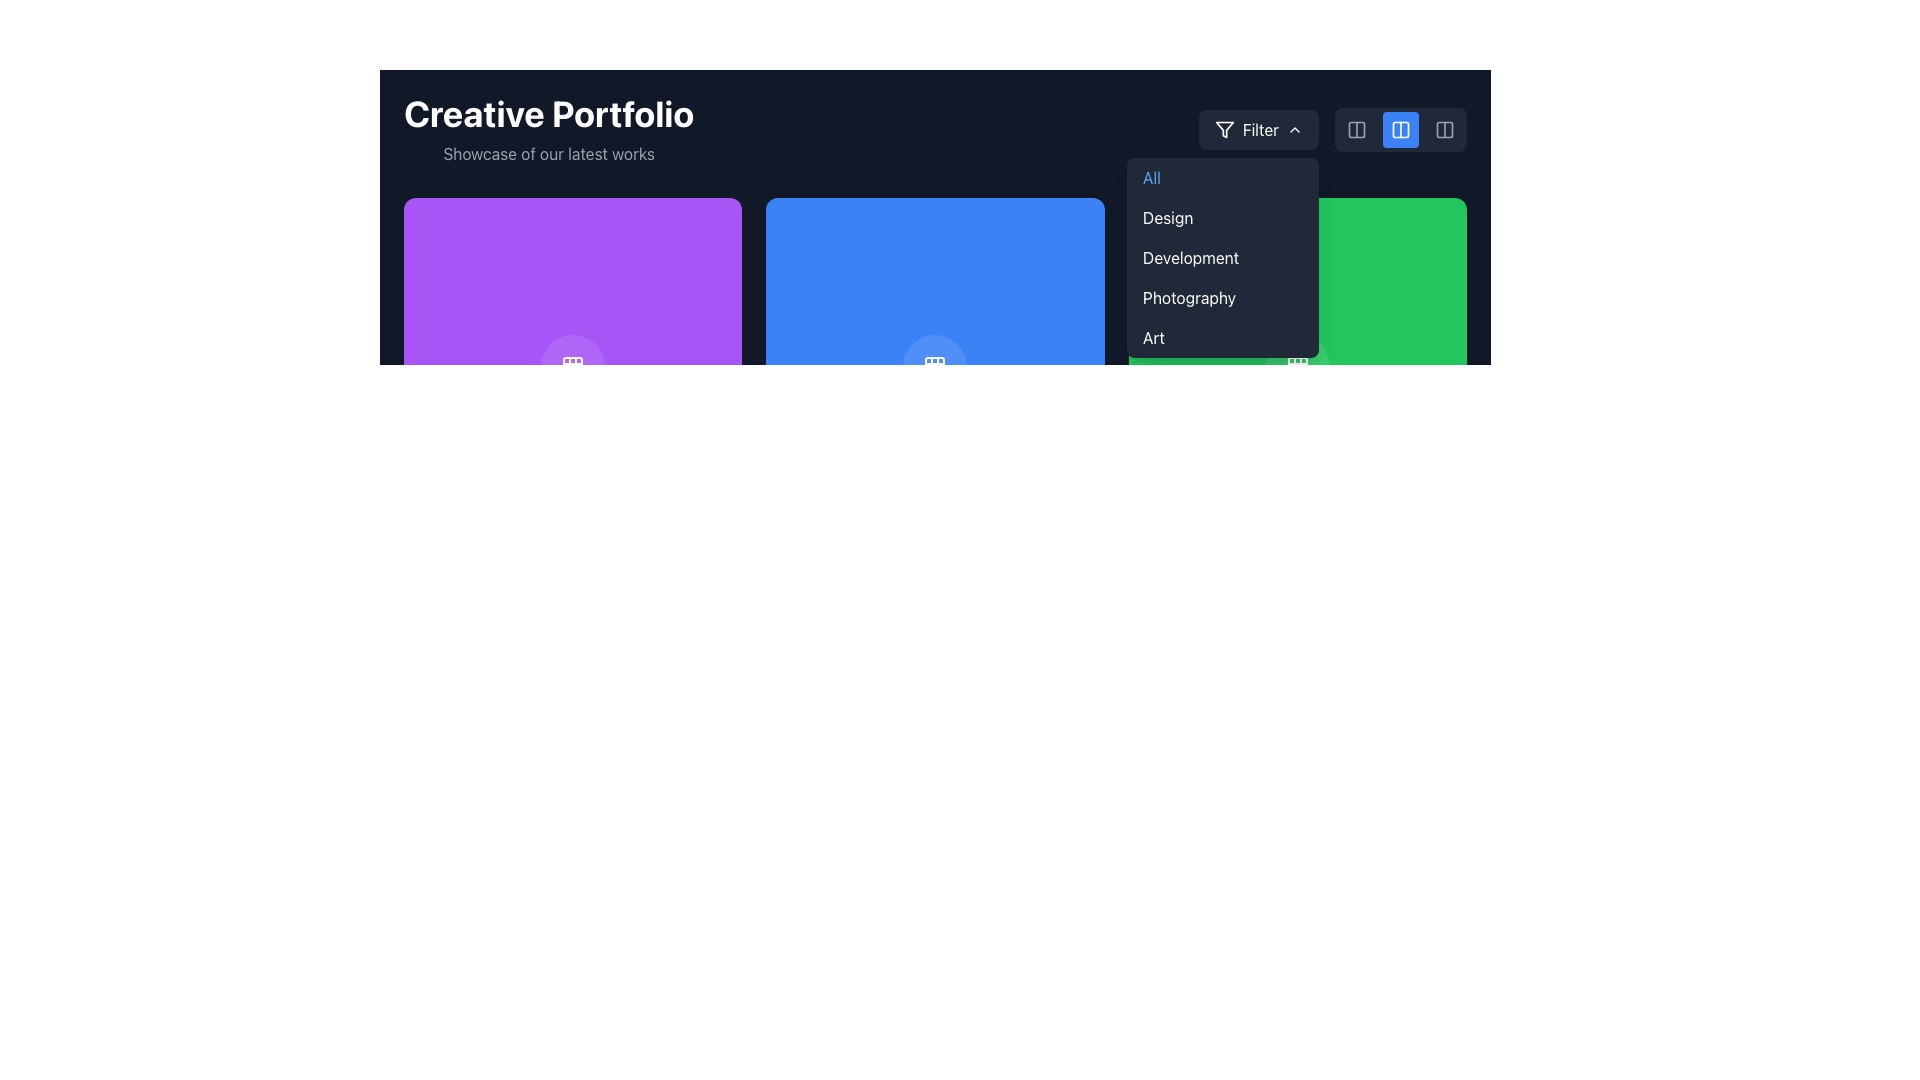 Image resolution: width=1920 pixels, height=1080 pixels. What do you see at coordinates (934, 367) in the screenshot?
I see `the circular button with a grid icon on a semi-transparent white background located in the top-right section of the second blue content tile to interact or open a menu` at bounding box center [934, 367].